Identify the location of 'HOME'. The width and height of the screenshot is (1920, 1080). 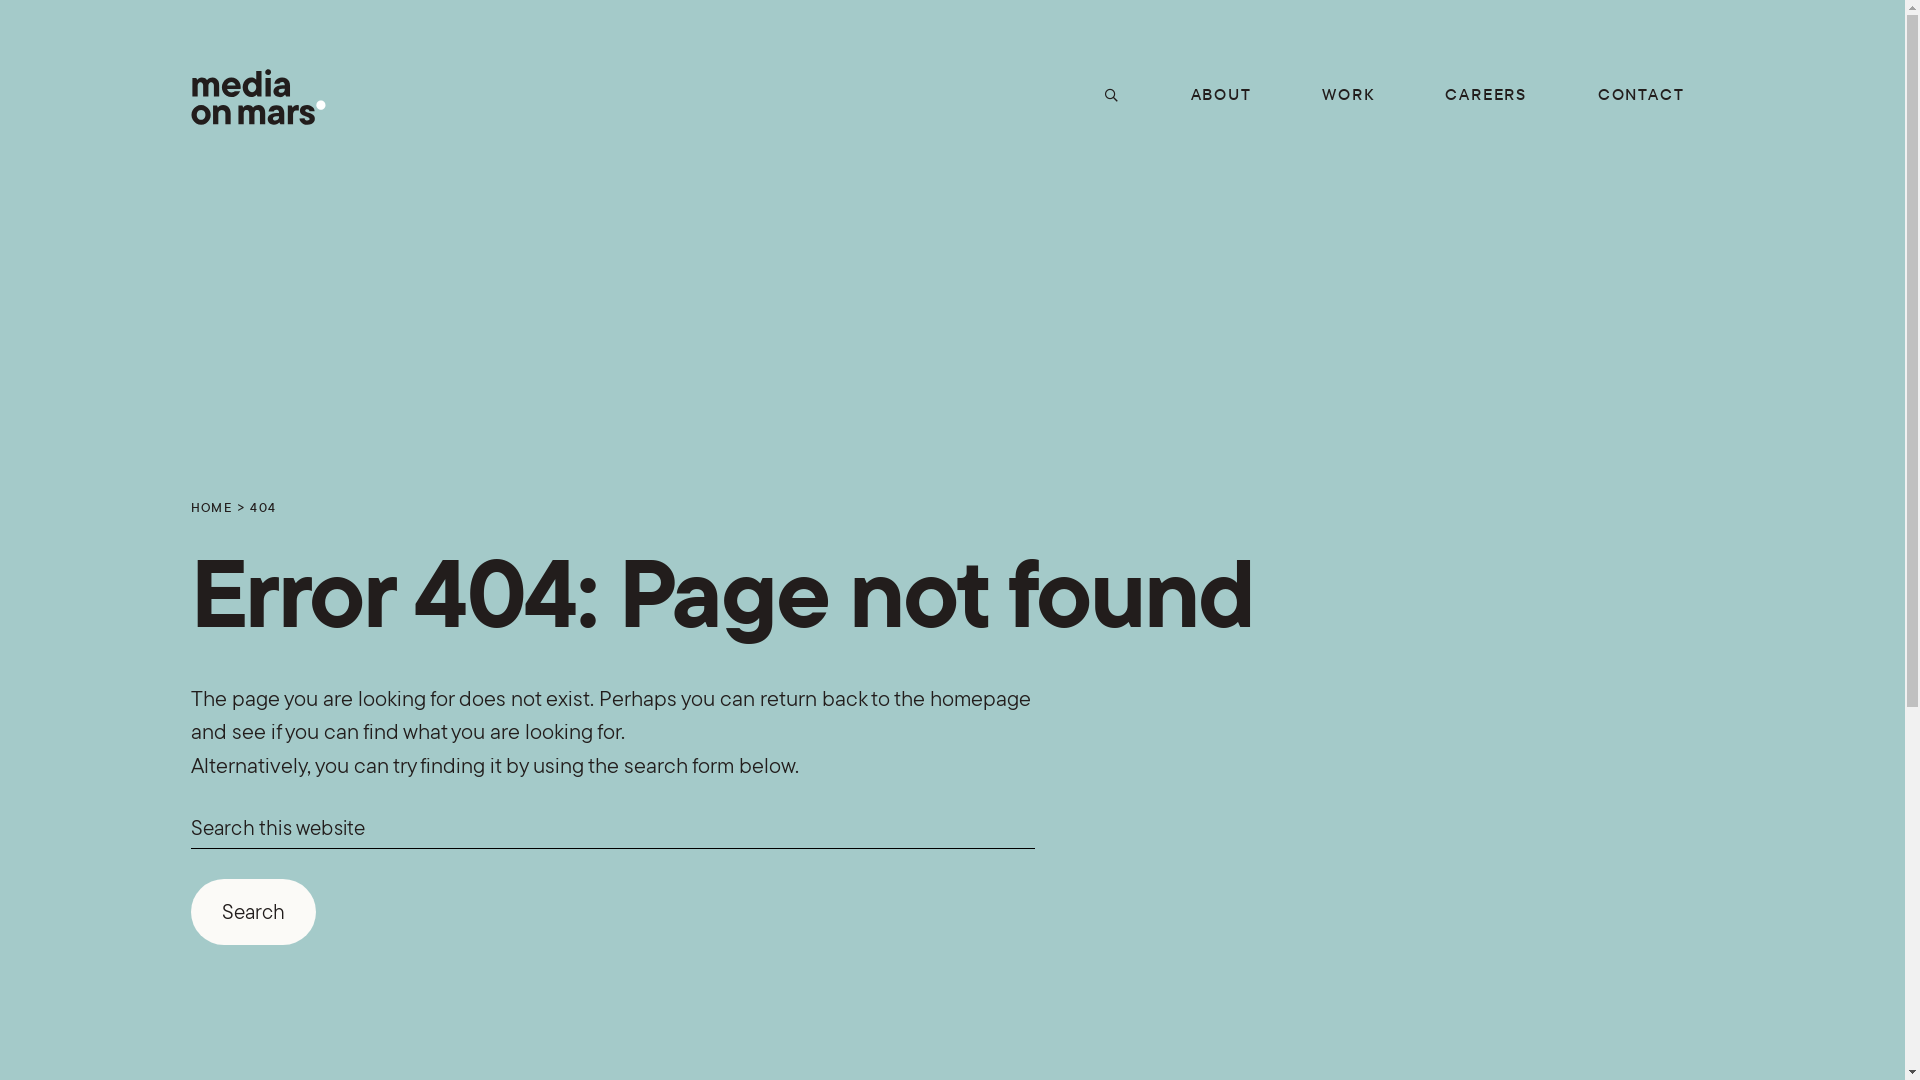
(211, 505).